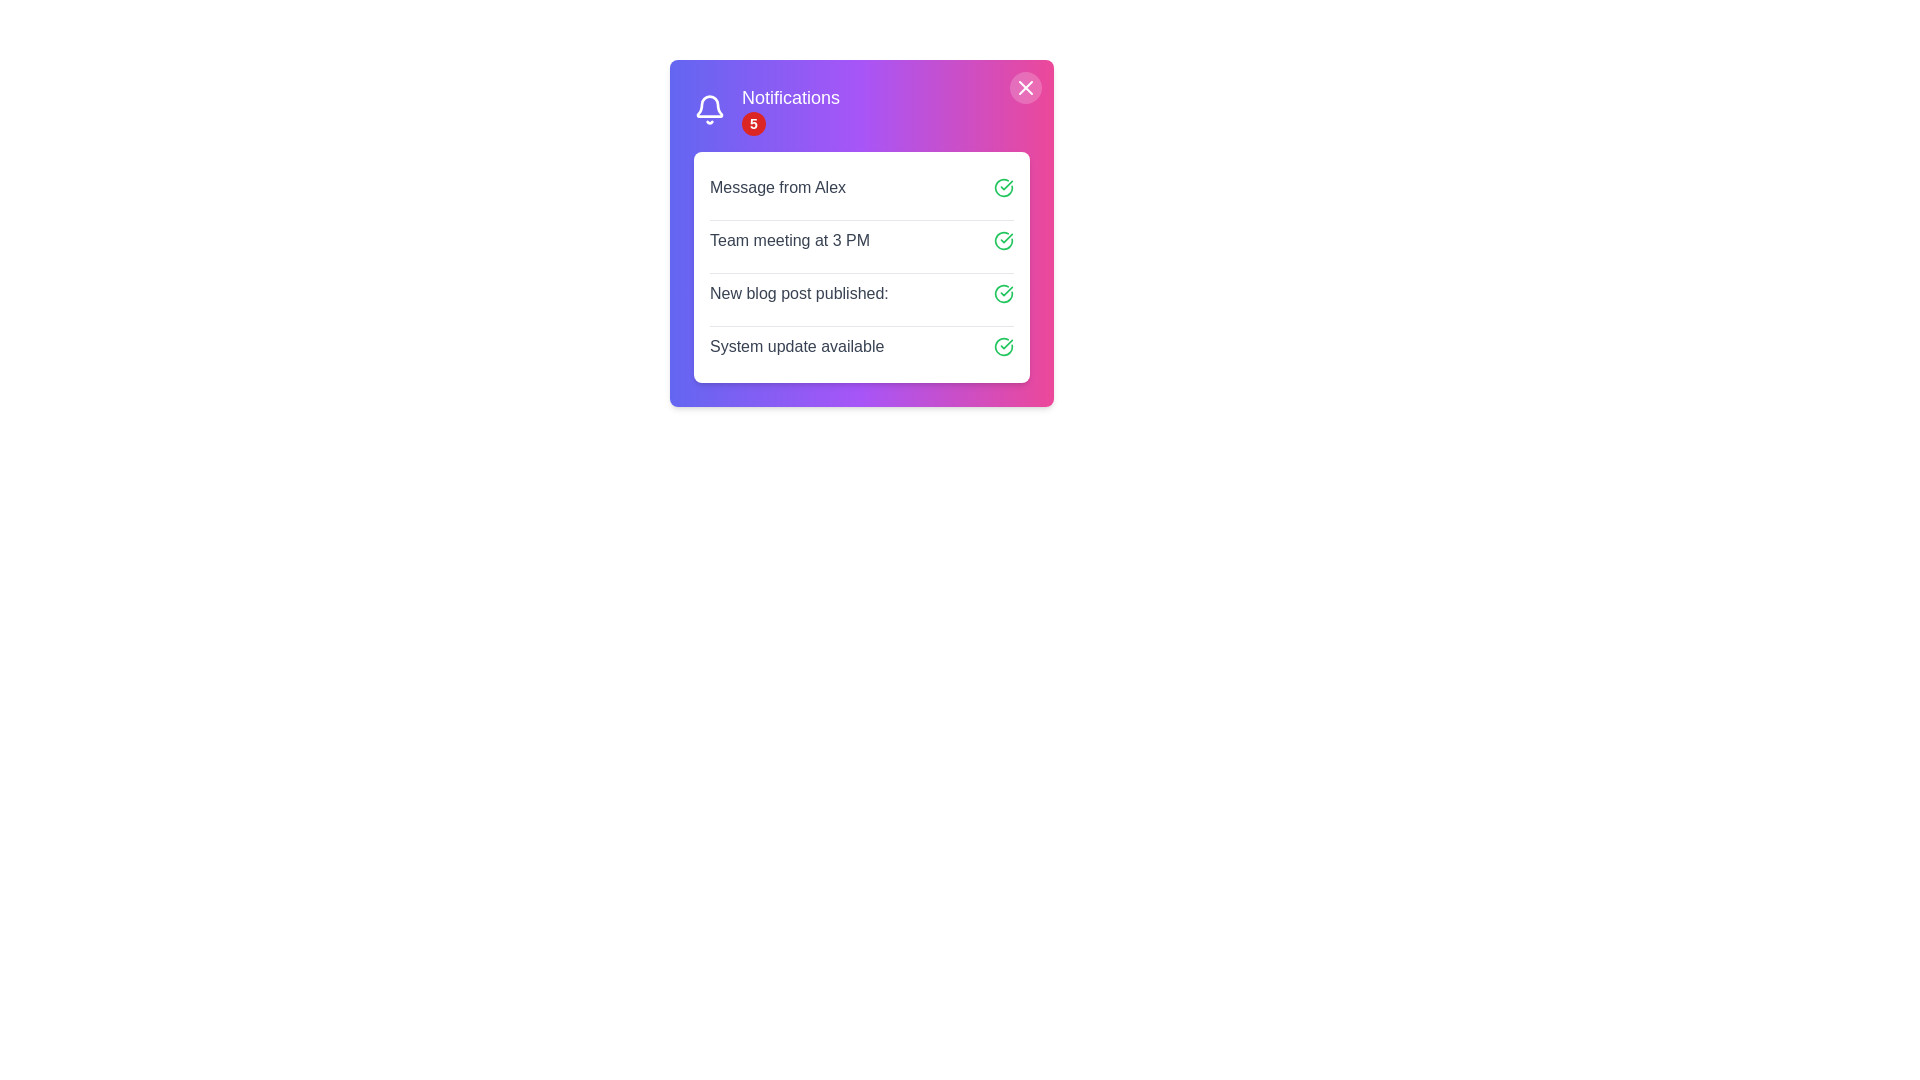 This screenshot has width=1920, height=1080. What do you see at coordinates (862, 293) in the screenshot?
I see `the information in the third notification message, which indicates a newly published blog post and is visually represented by a green checkmark icon` at bounding box center [862, 293].